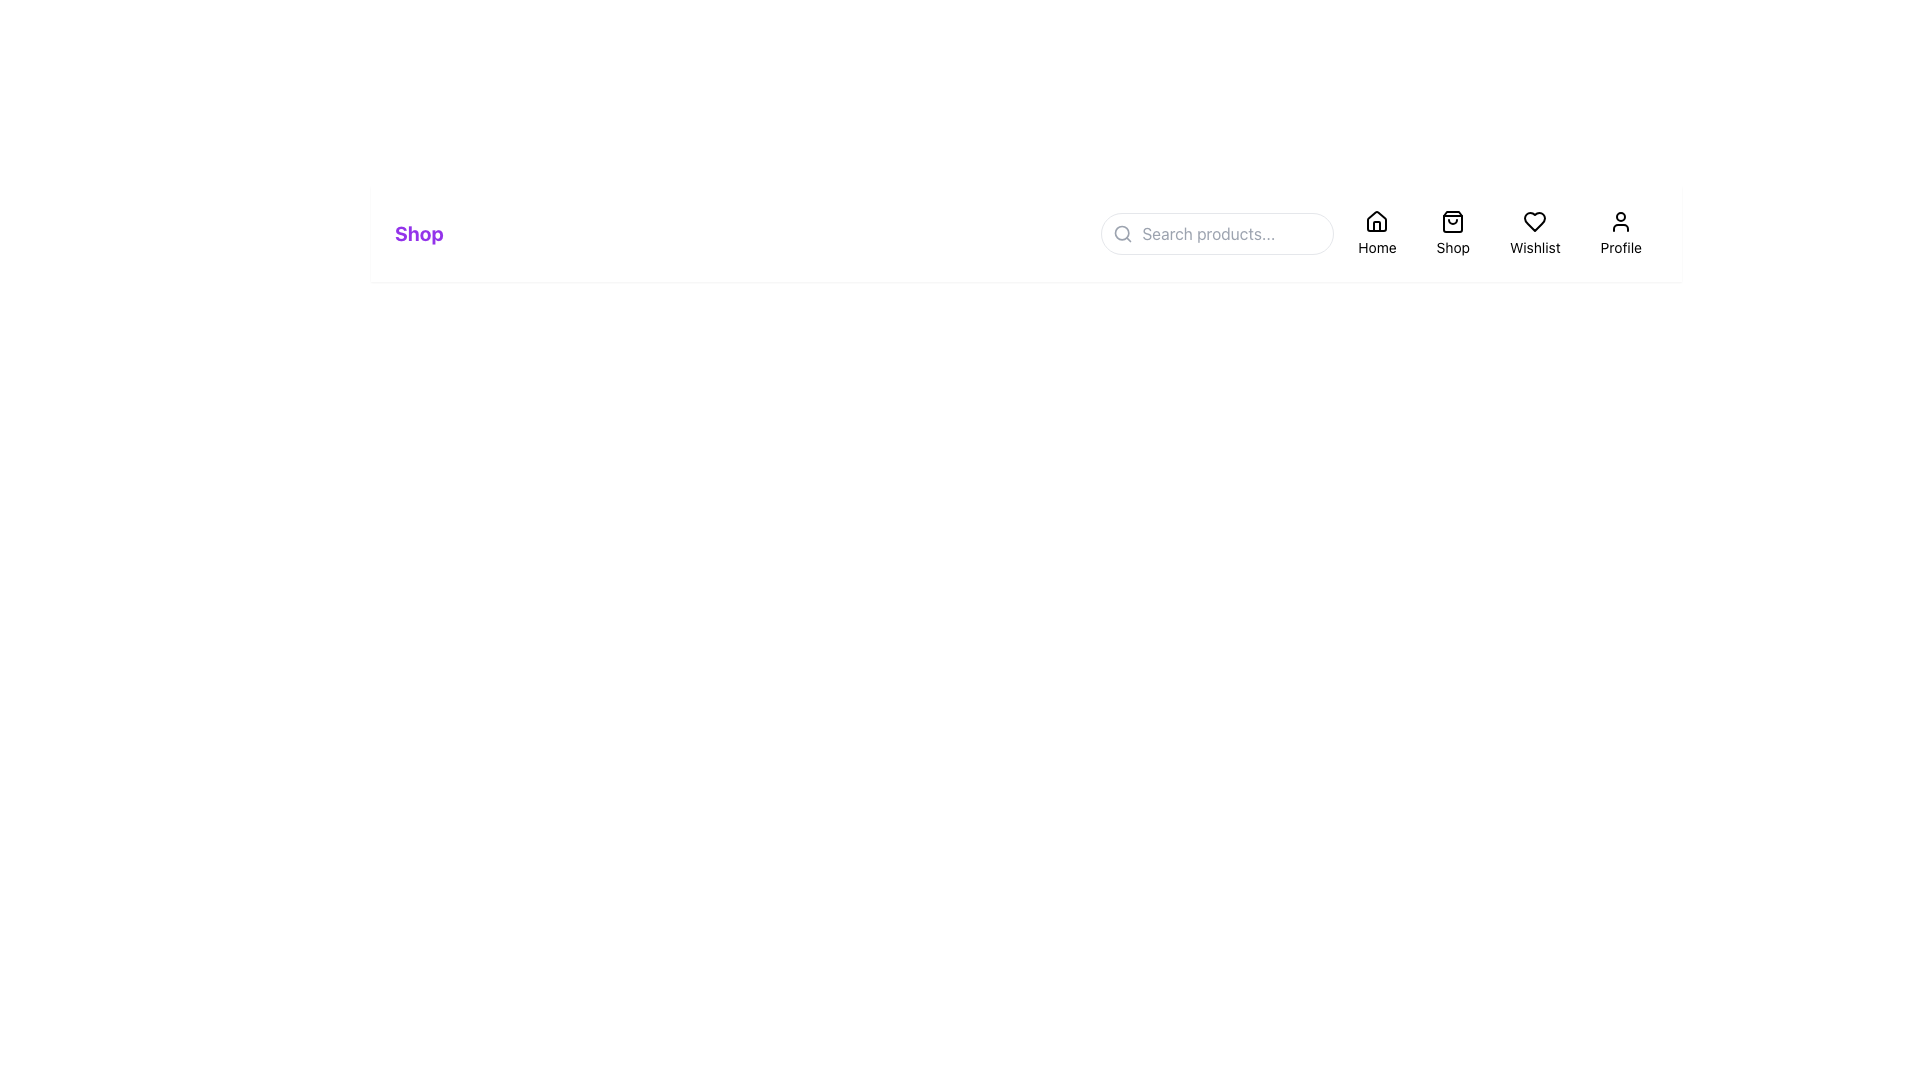 The height and width of the screenshot is (1080, 1920). I want to click on the user icon, which is a minimalistic black circular head with a semi-circular body outline, located in the top right of the interface within the 'Profile' section of the navigation bar, so click(1621, 222).